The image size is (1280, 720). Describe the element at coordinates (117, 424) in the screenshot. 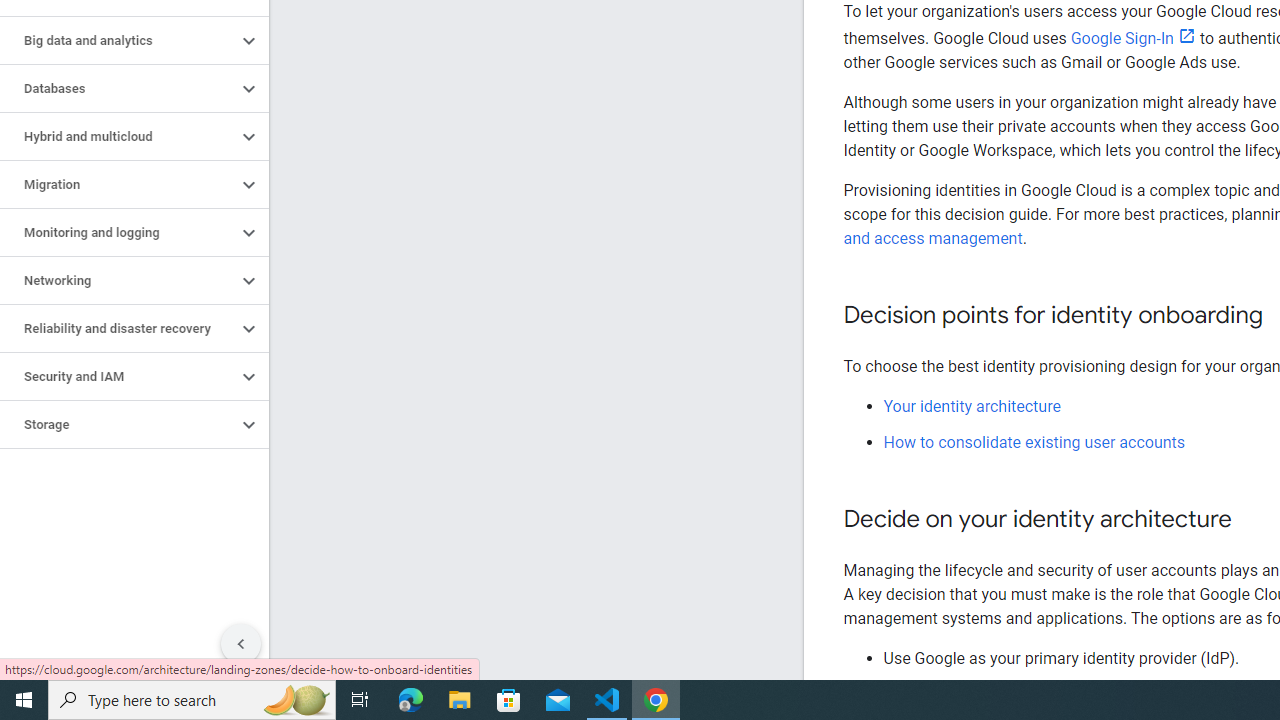

I see `'Storage'` at that location.